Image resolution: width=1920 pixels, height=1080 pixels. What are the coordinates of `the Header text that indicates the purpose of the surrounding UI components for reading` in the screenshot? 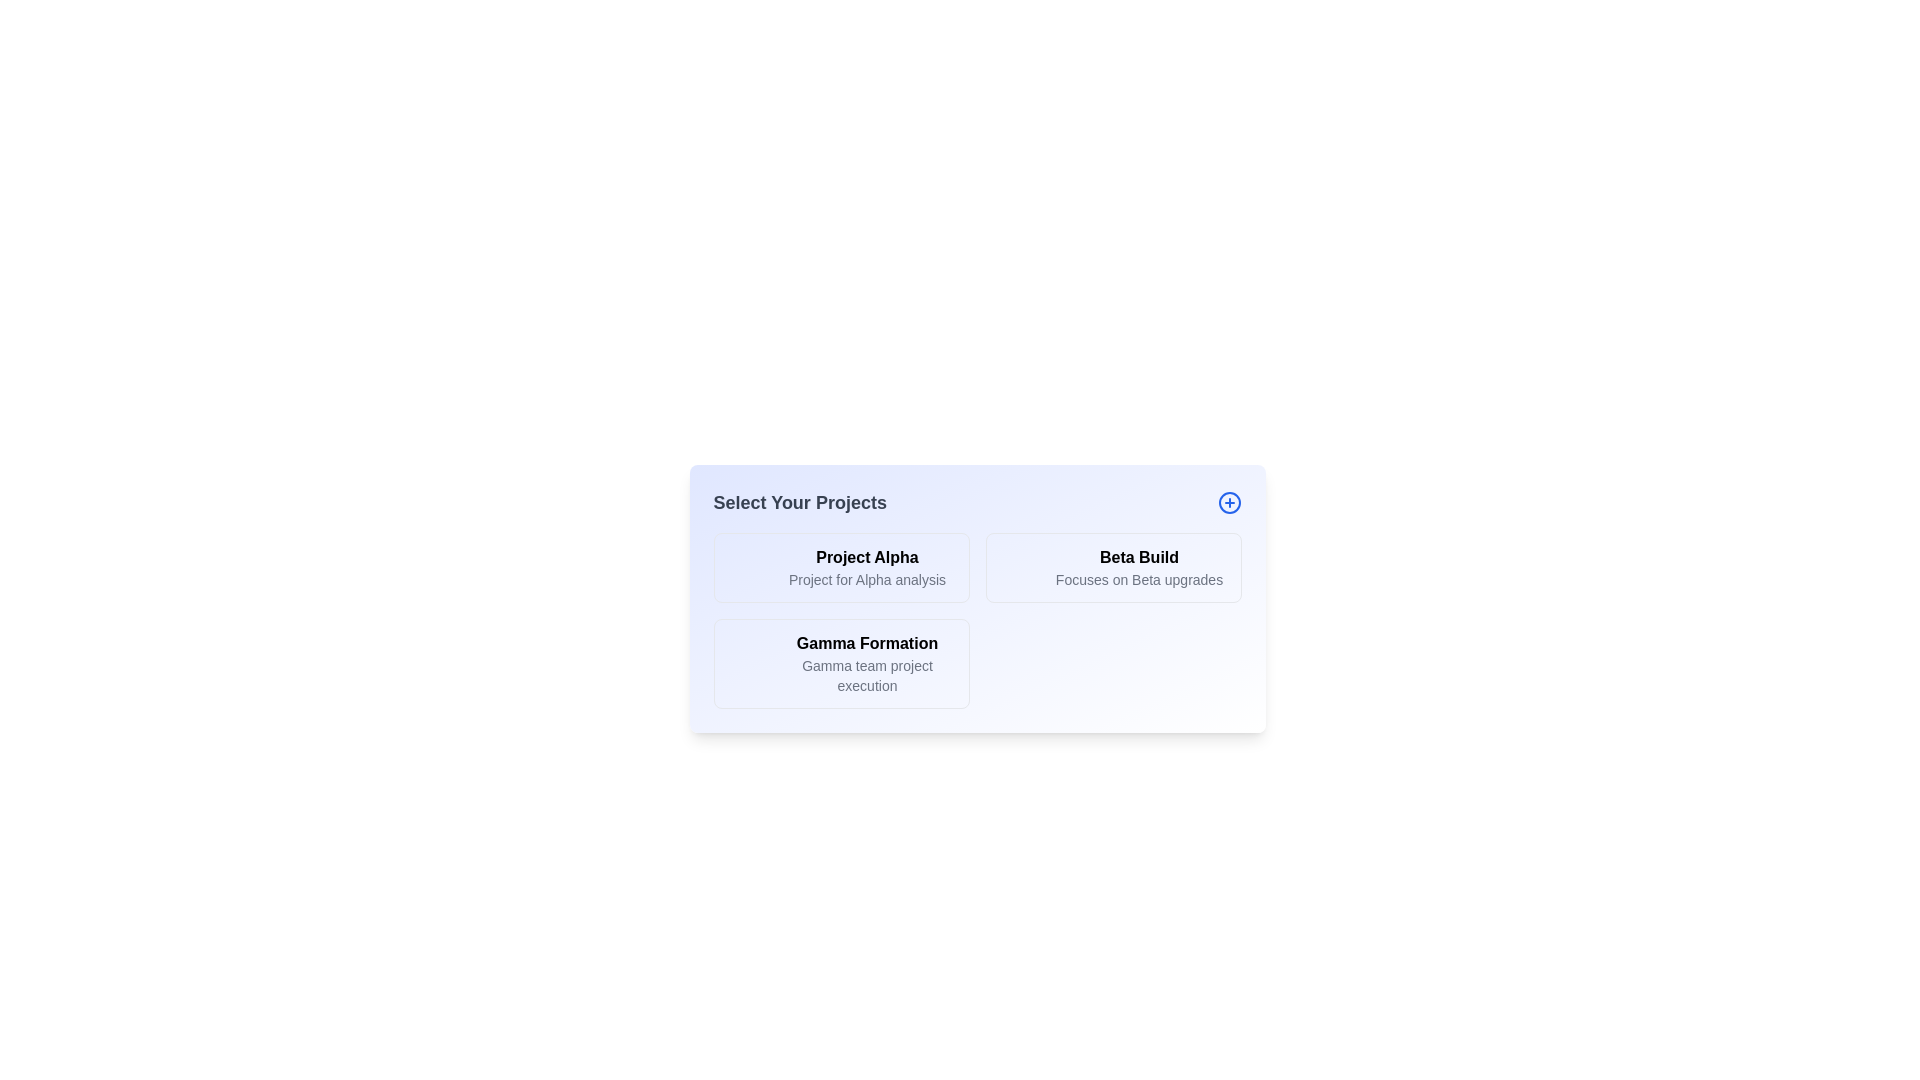 It's located at (800, 501).